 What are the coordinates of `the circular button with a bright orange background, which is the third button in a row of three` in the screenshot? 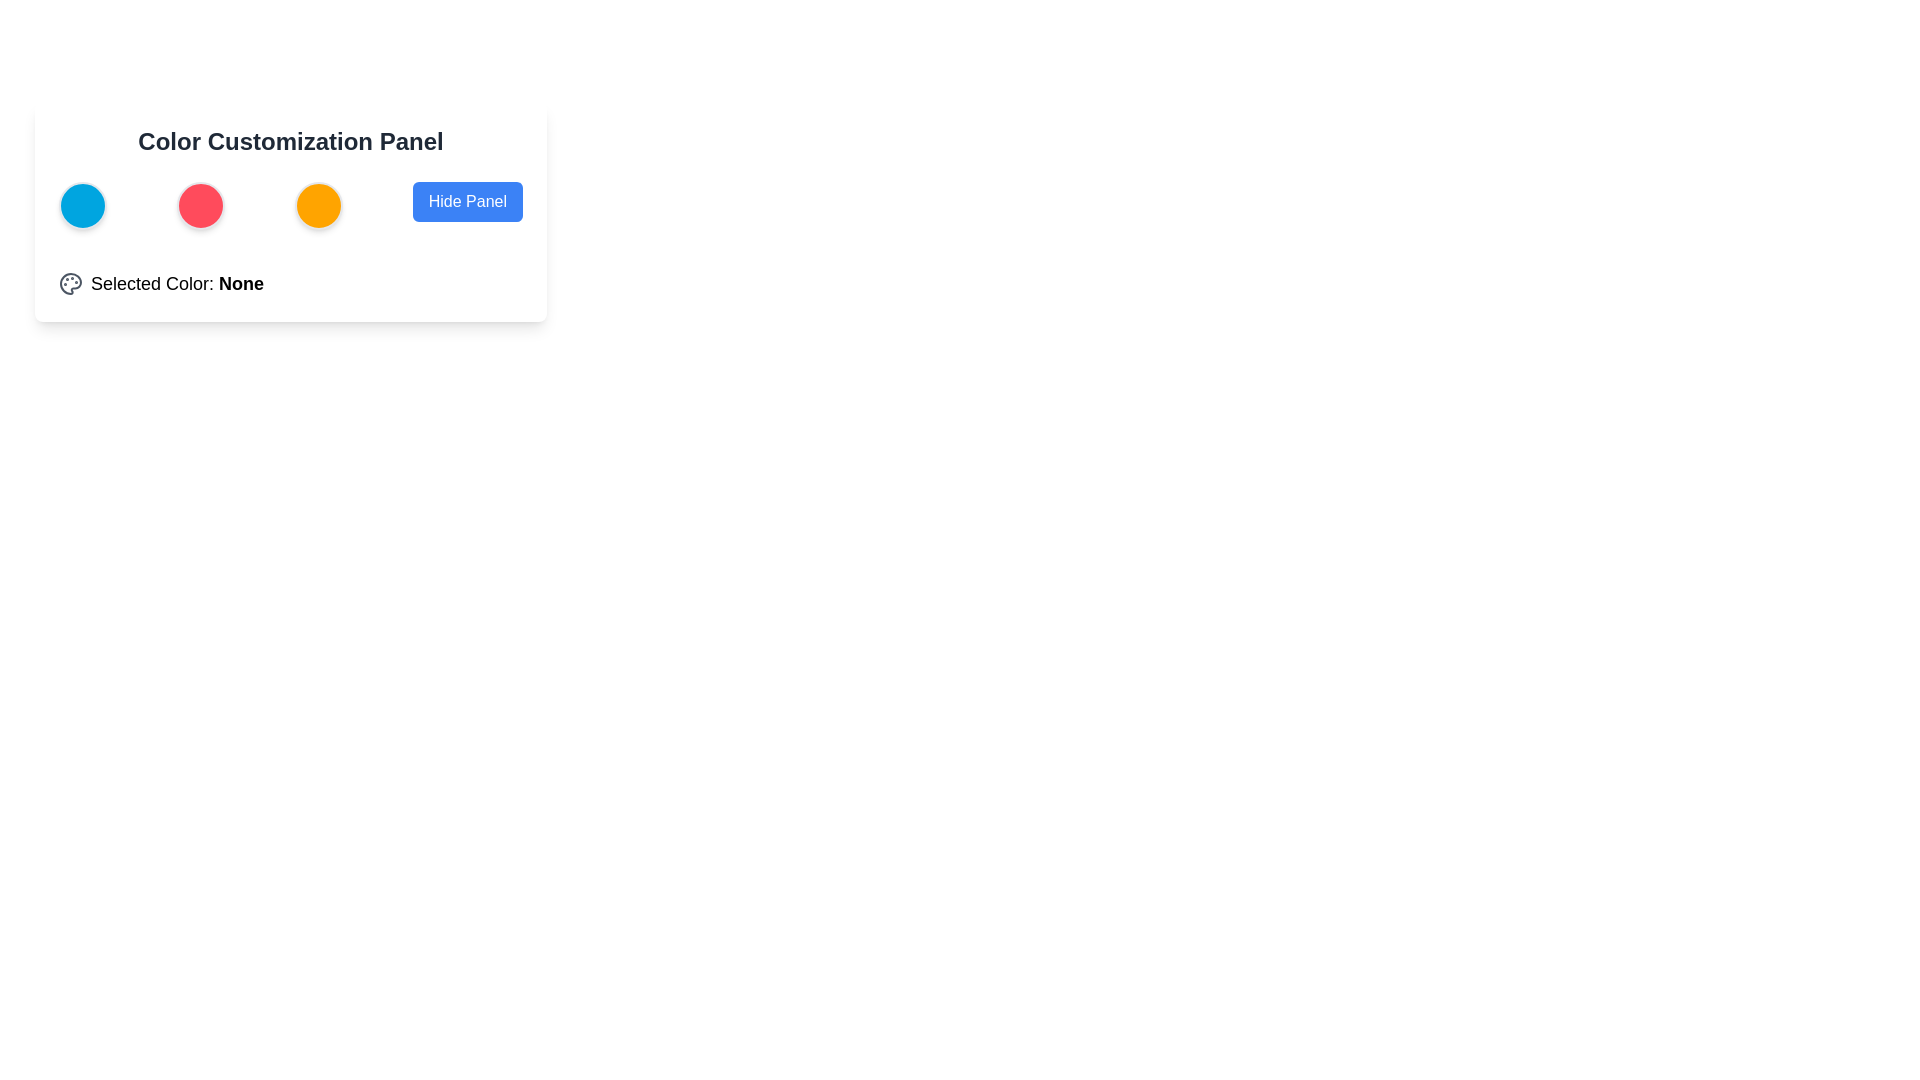 It's located at (317, 205).